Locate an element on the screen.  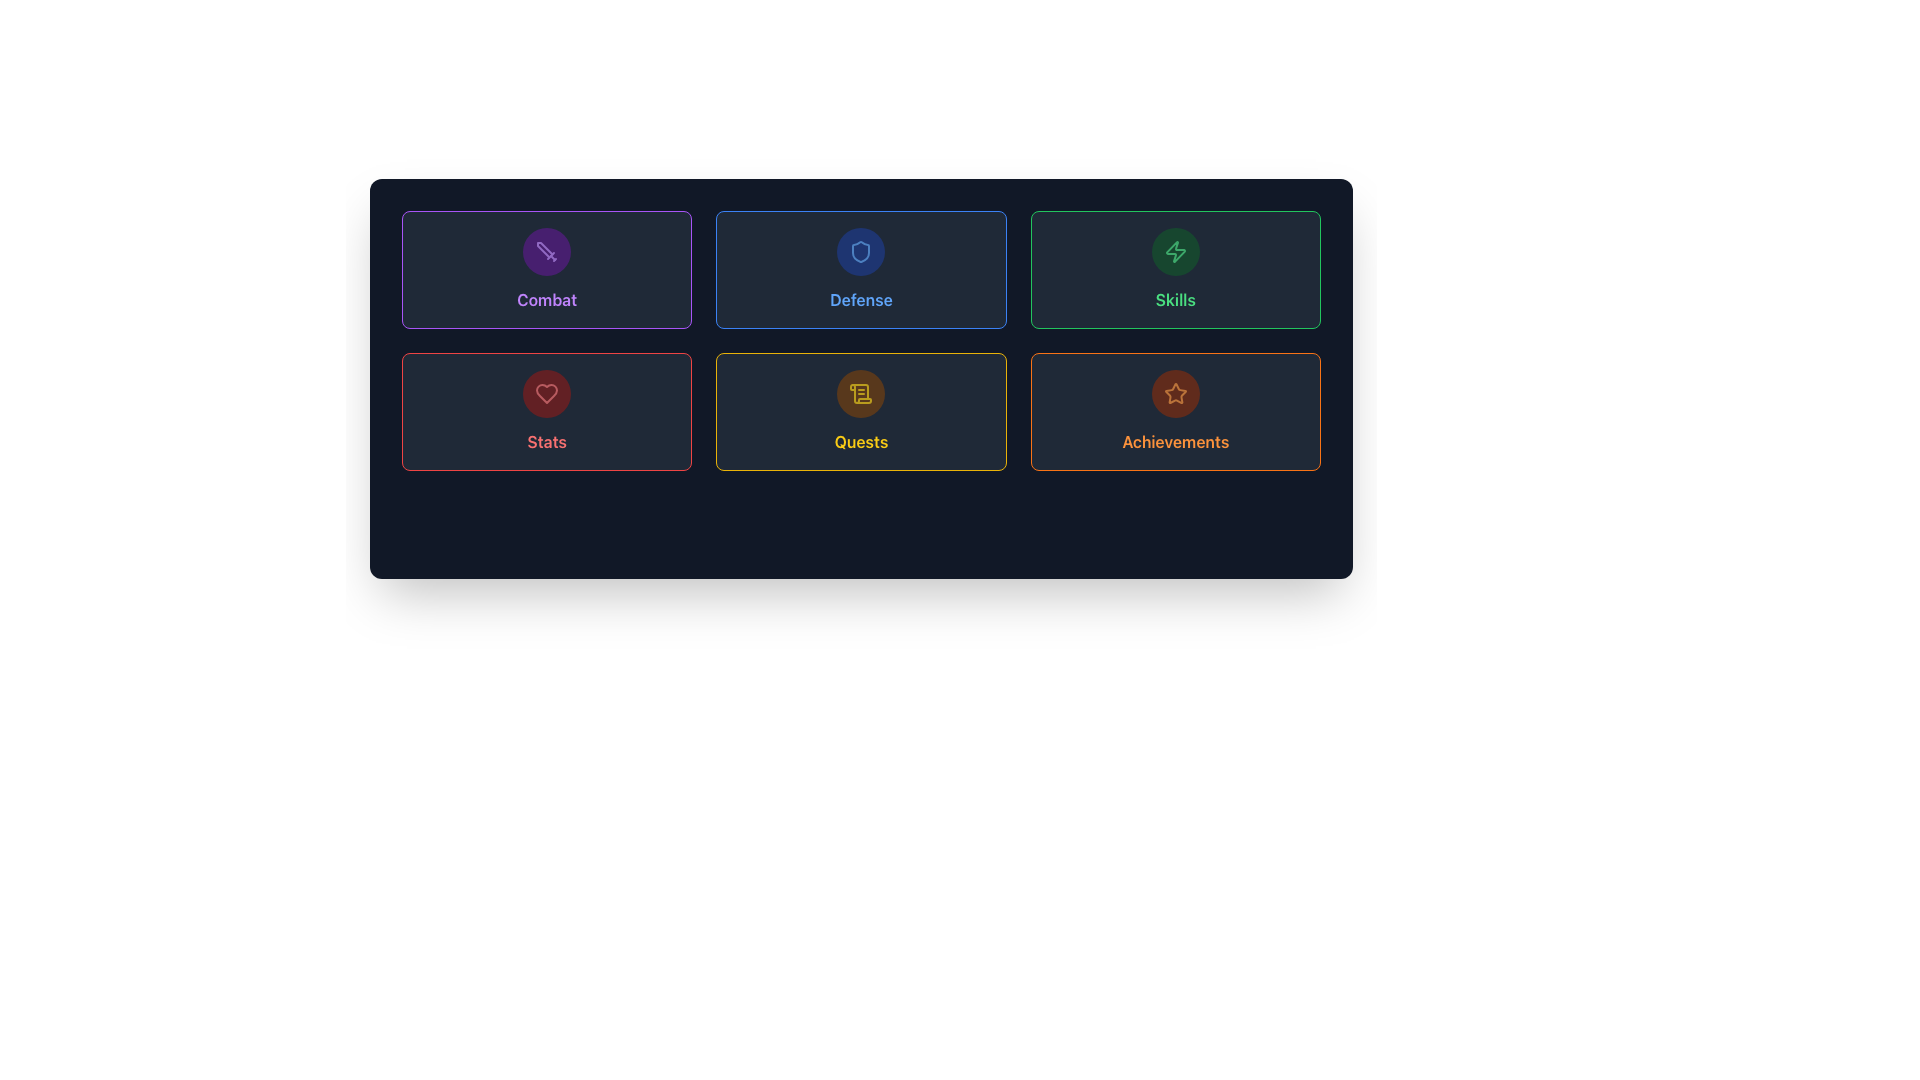
the styled icon resembling a scroll, which is part of the 'Quests' button in the SVG grid layout is located at coordinates (860, 392).